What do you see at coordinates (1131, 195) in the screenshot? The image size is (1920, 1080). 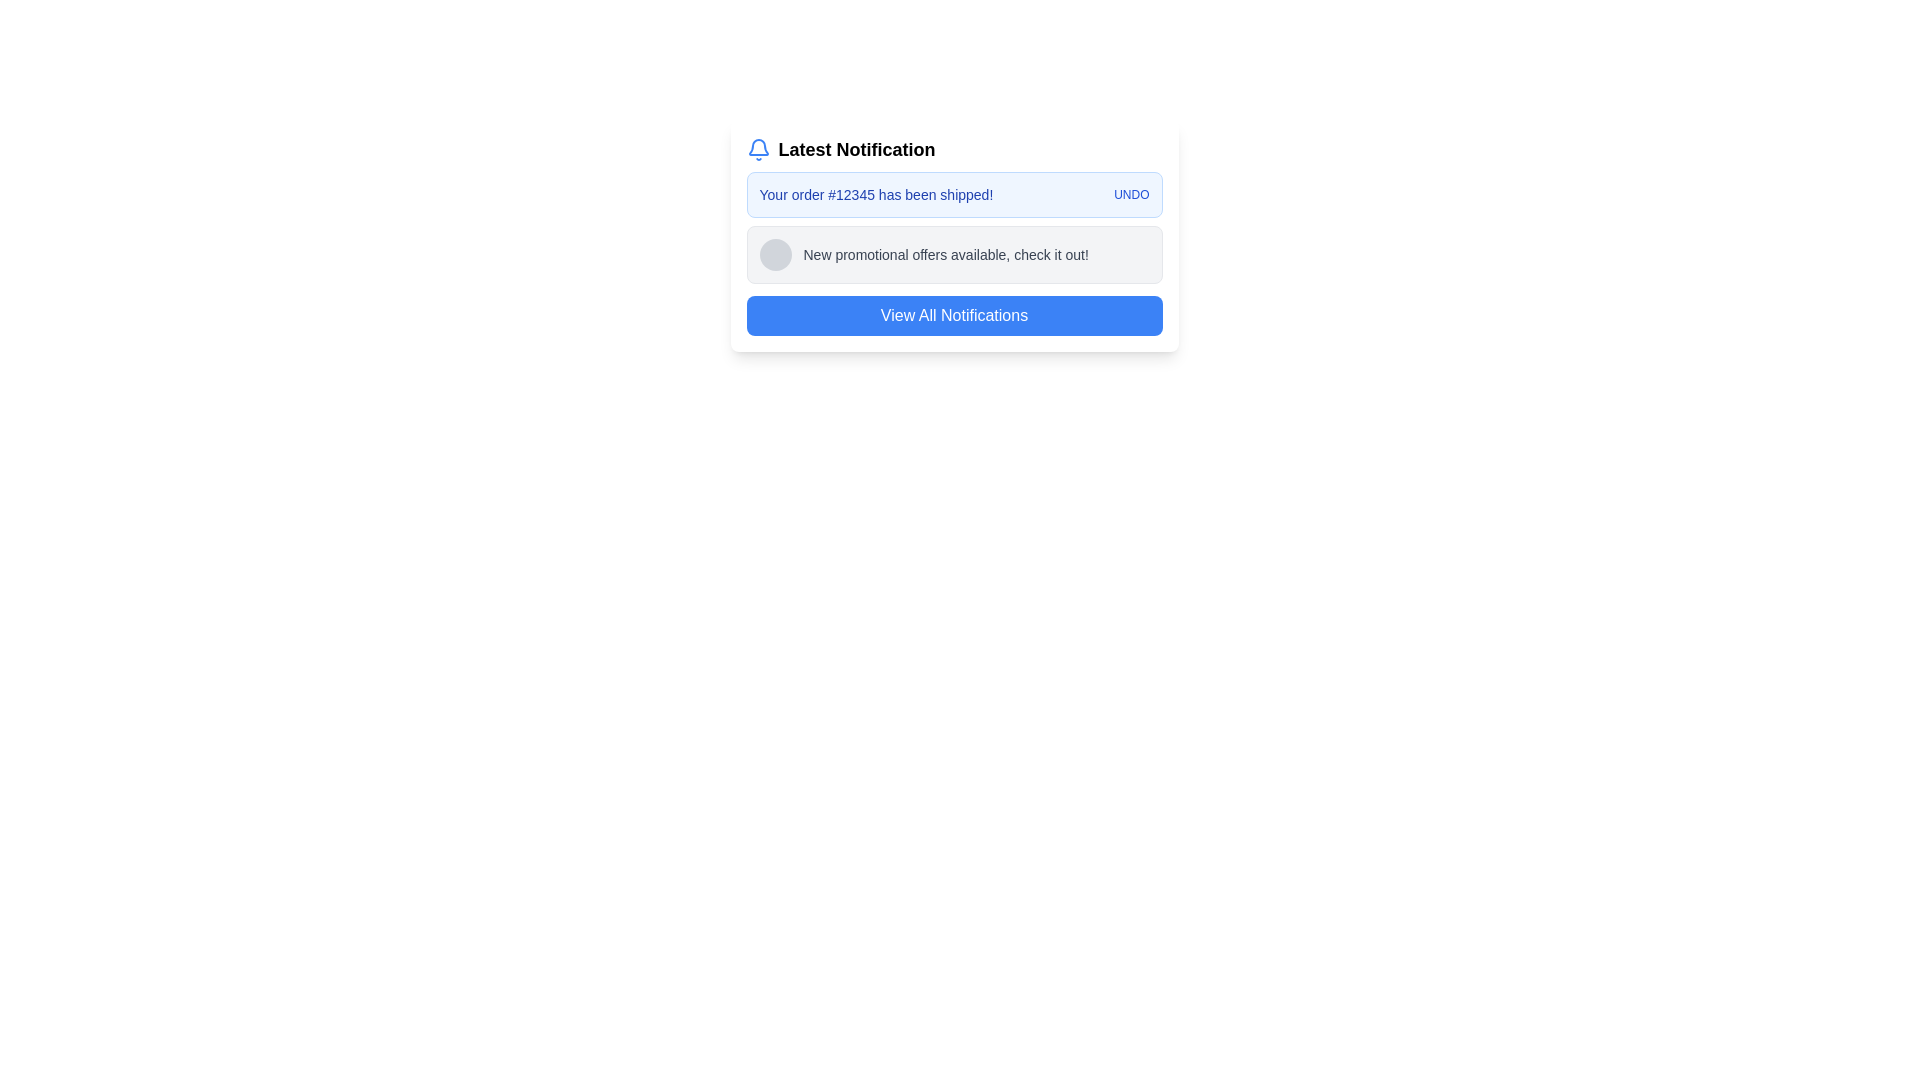 I see `the blue 'UNDO' button located at the far right of the notification message 'Your order #12345 has been shipped!'` at bounding box center [1131, 195].